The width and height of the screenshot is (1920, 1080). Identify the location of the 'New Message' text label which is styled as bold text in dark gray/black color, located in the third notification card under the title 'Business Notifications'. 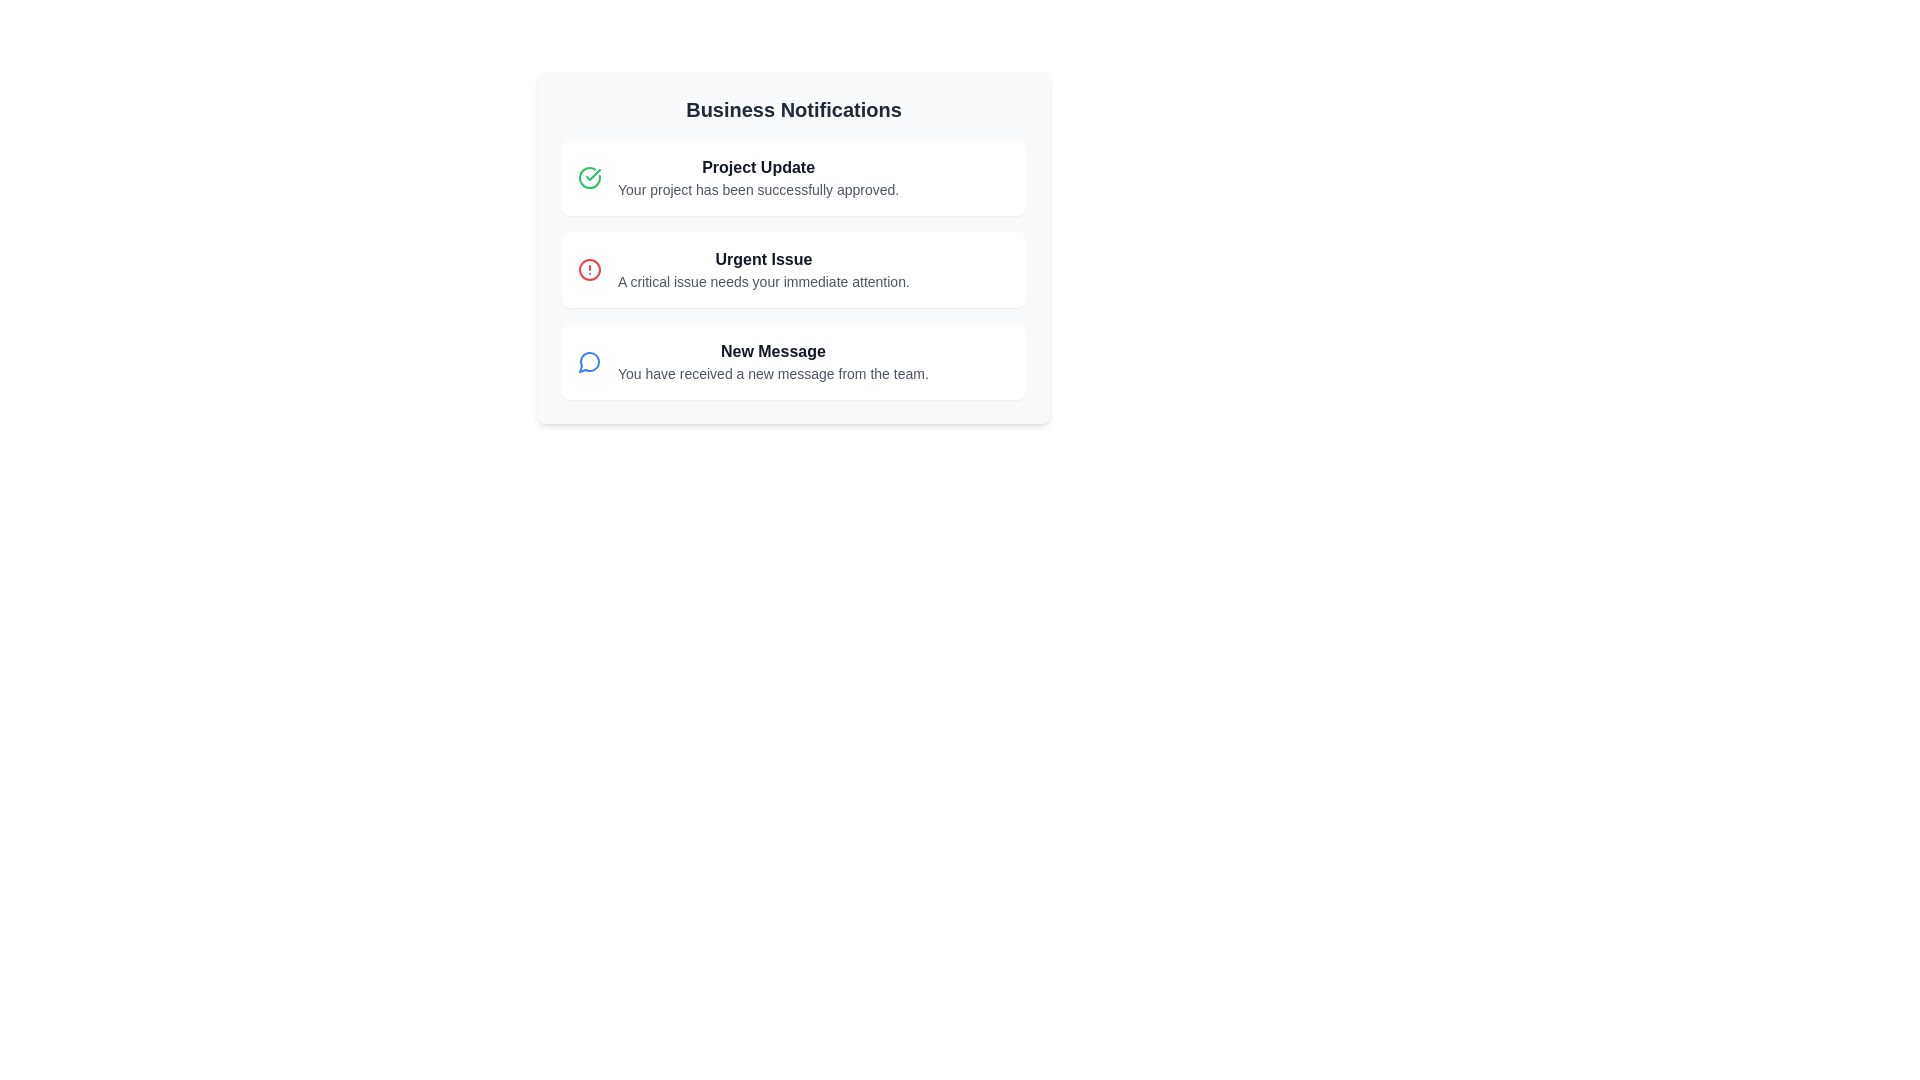
(772, 350).